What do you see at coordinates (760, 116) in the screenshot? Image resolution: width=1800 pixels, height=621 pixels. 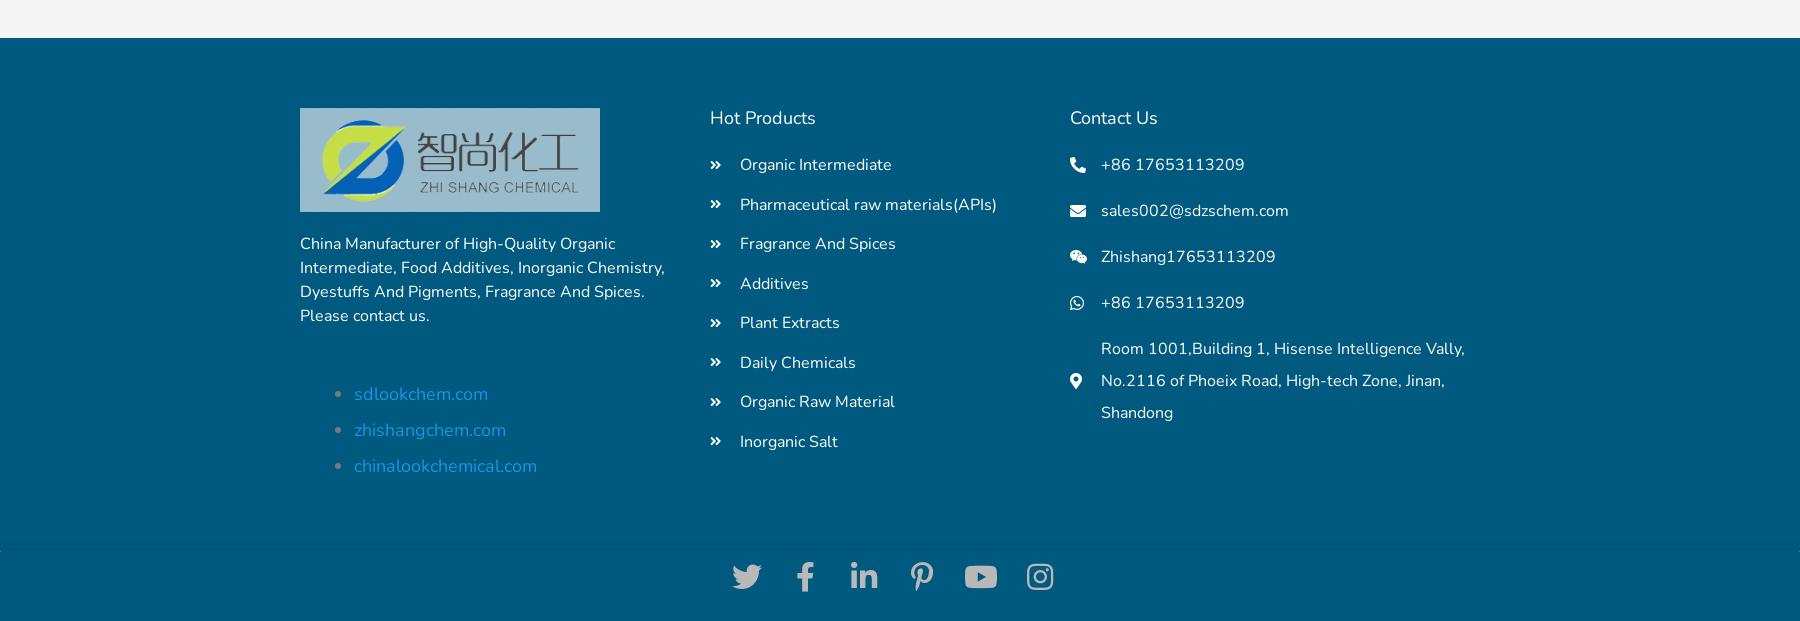 I see `'Hot Products'` at bounding box center [760, 116].